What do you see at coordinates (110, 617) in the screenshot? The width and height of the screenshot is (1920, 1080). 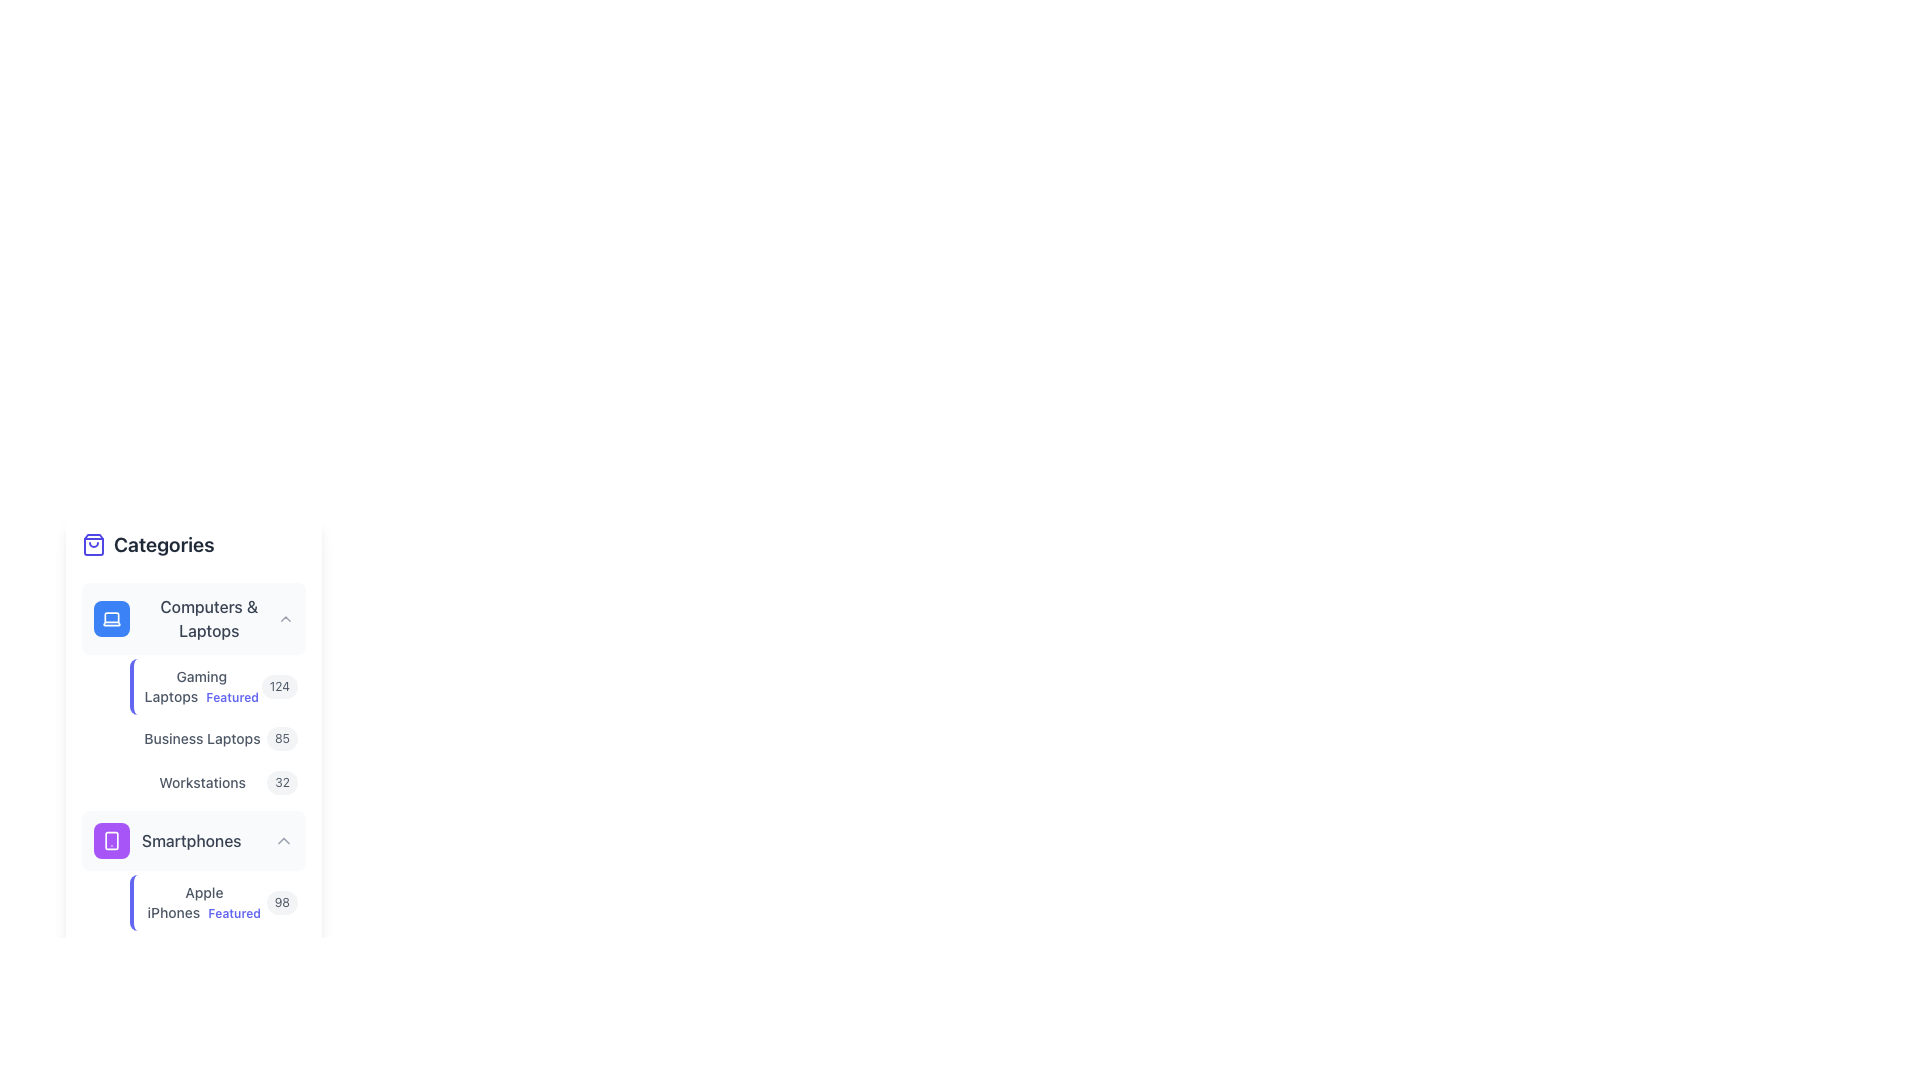 I see `the small white laptop icon with a minimalistic outline, located within a blue circular background to the left of the 'Computers & Laptops' label in the vertical menu` at bounding box center [110, 617].